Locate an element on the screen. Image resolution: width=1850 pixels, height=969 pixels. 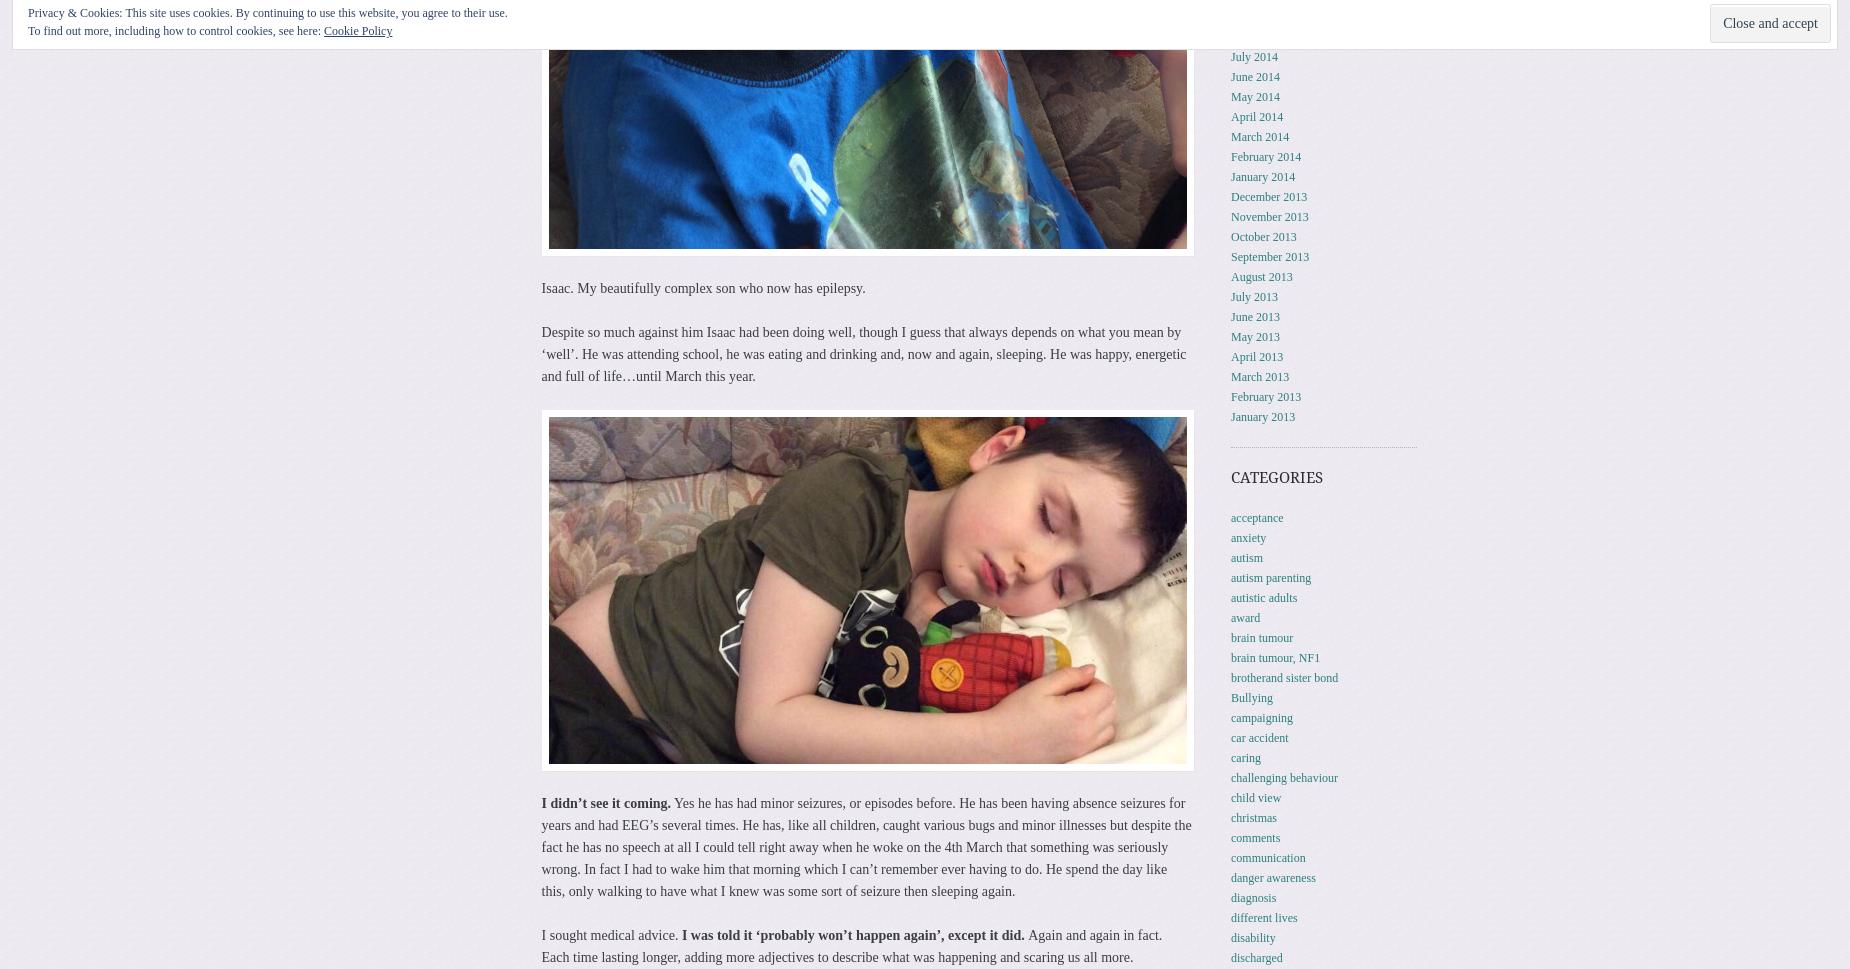
'discharged' is located at coordinates (1229, 955).